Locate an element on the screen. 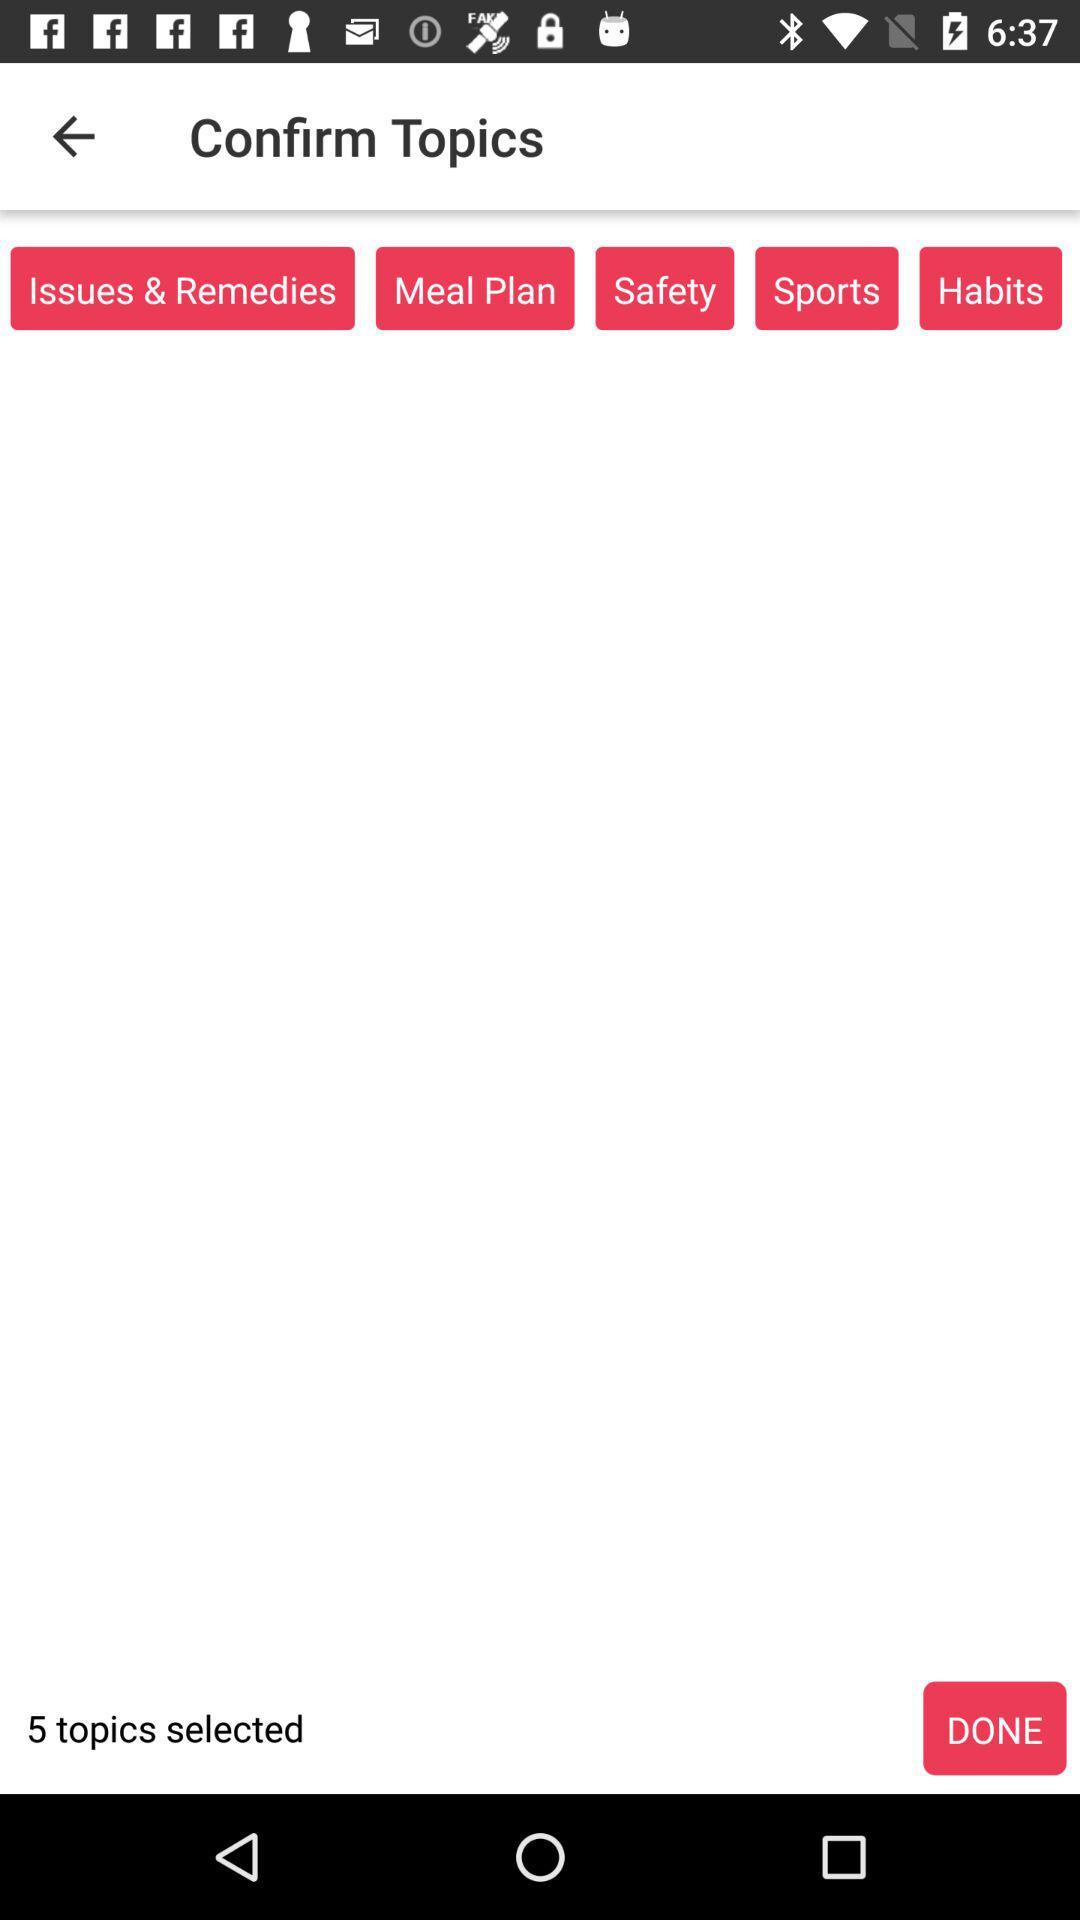  icon next to 5 topics selected  item is located at coordinates (994, 1728).